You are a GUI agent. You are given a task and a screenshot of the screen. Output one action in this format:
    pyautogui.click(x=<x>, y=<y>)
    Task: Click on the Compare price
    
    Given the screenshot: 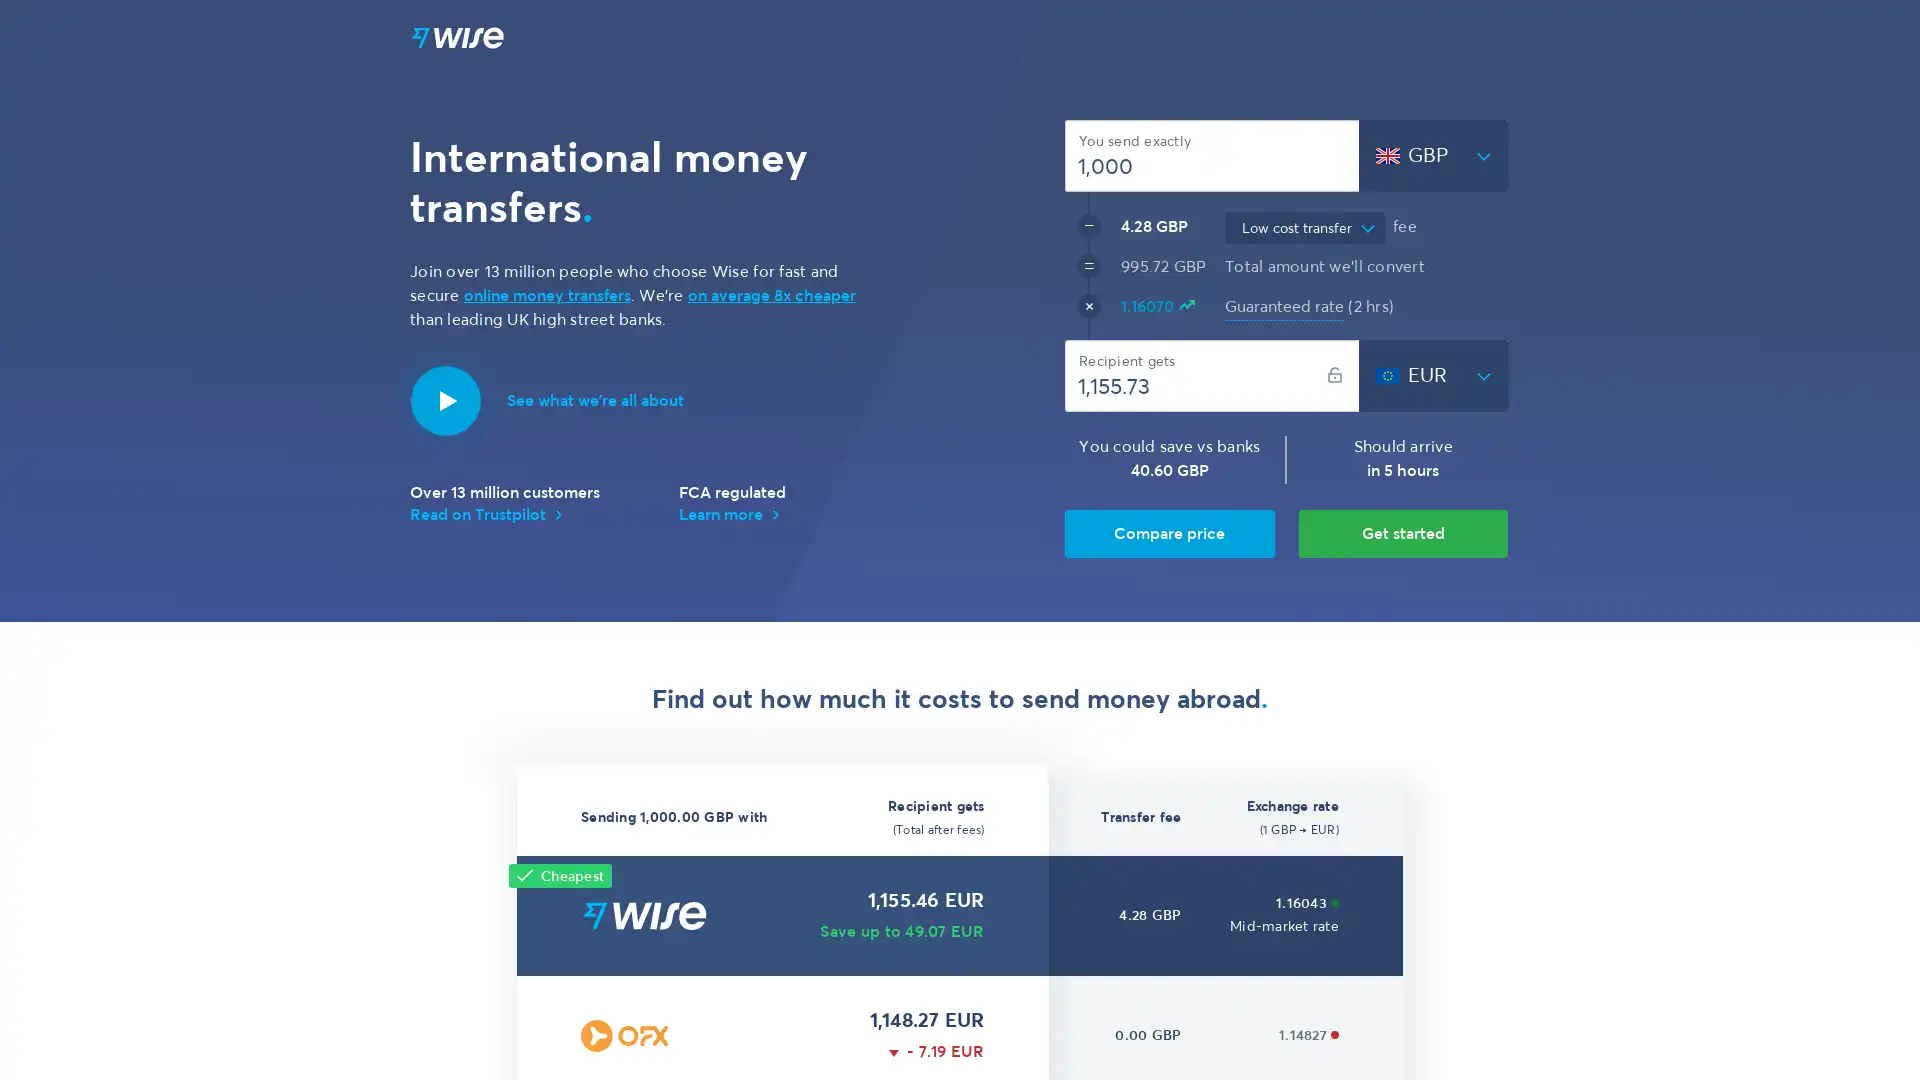 What is the action you would take?
    pyautogui.click(x=1169, y=532)
    